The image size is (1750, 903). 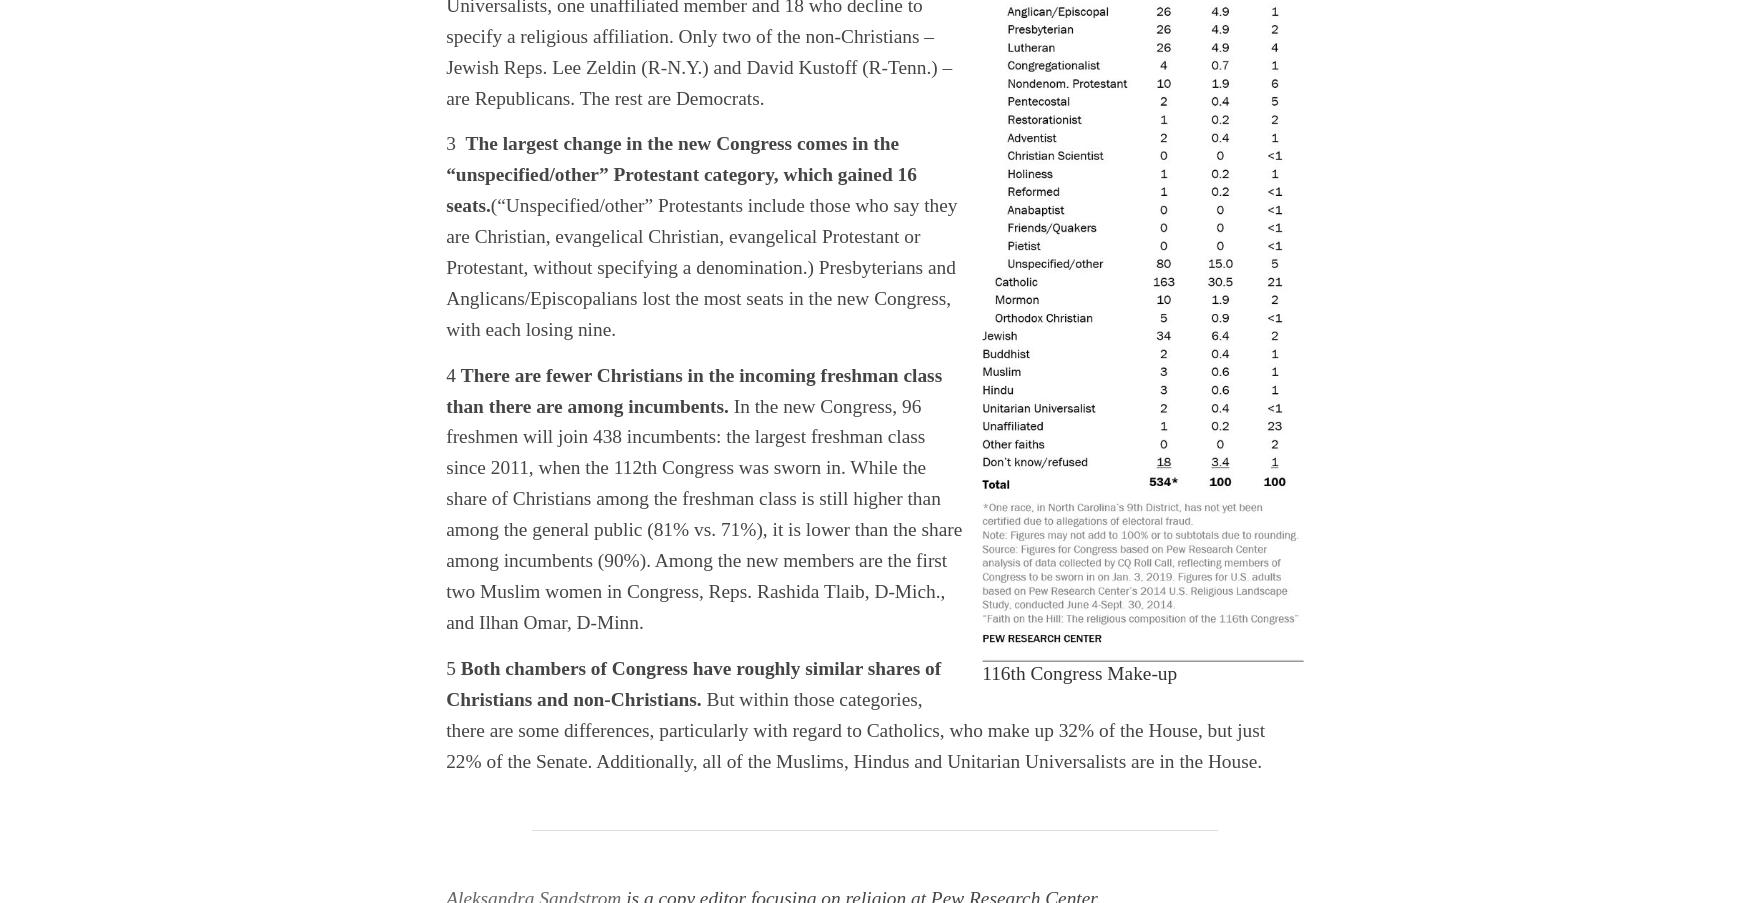 I want to click on '3', so click(x=455, y=142).